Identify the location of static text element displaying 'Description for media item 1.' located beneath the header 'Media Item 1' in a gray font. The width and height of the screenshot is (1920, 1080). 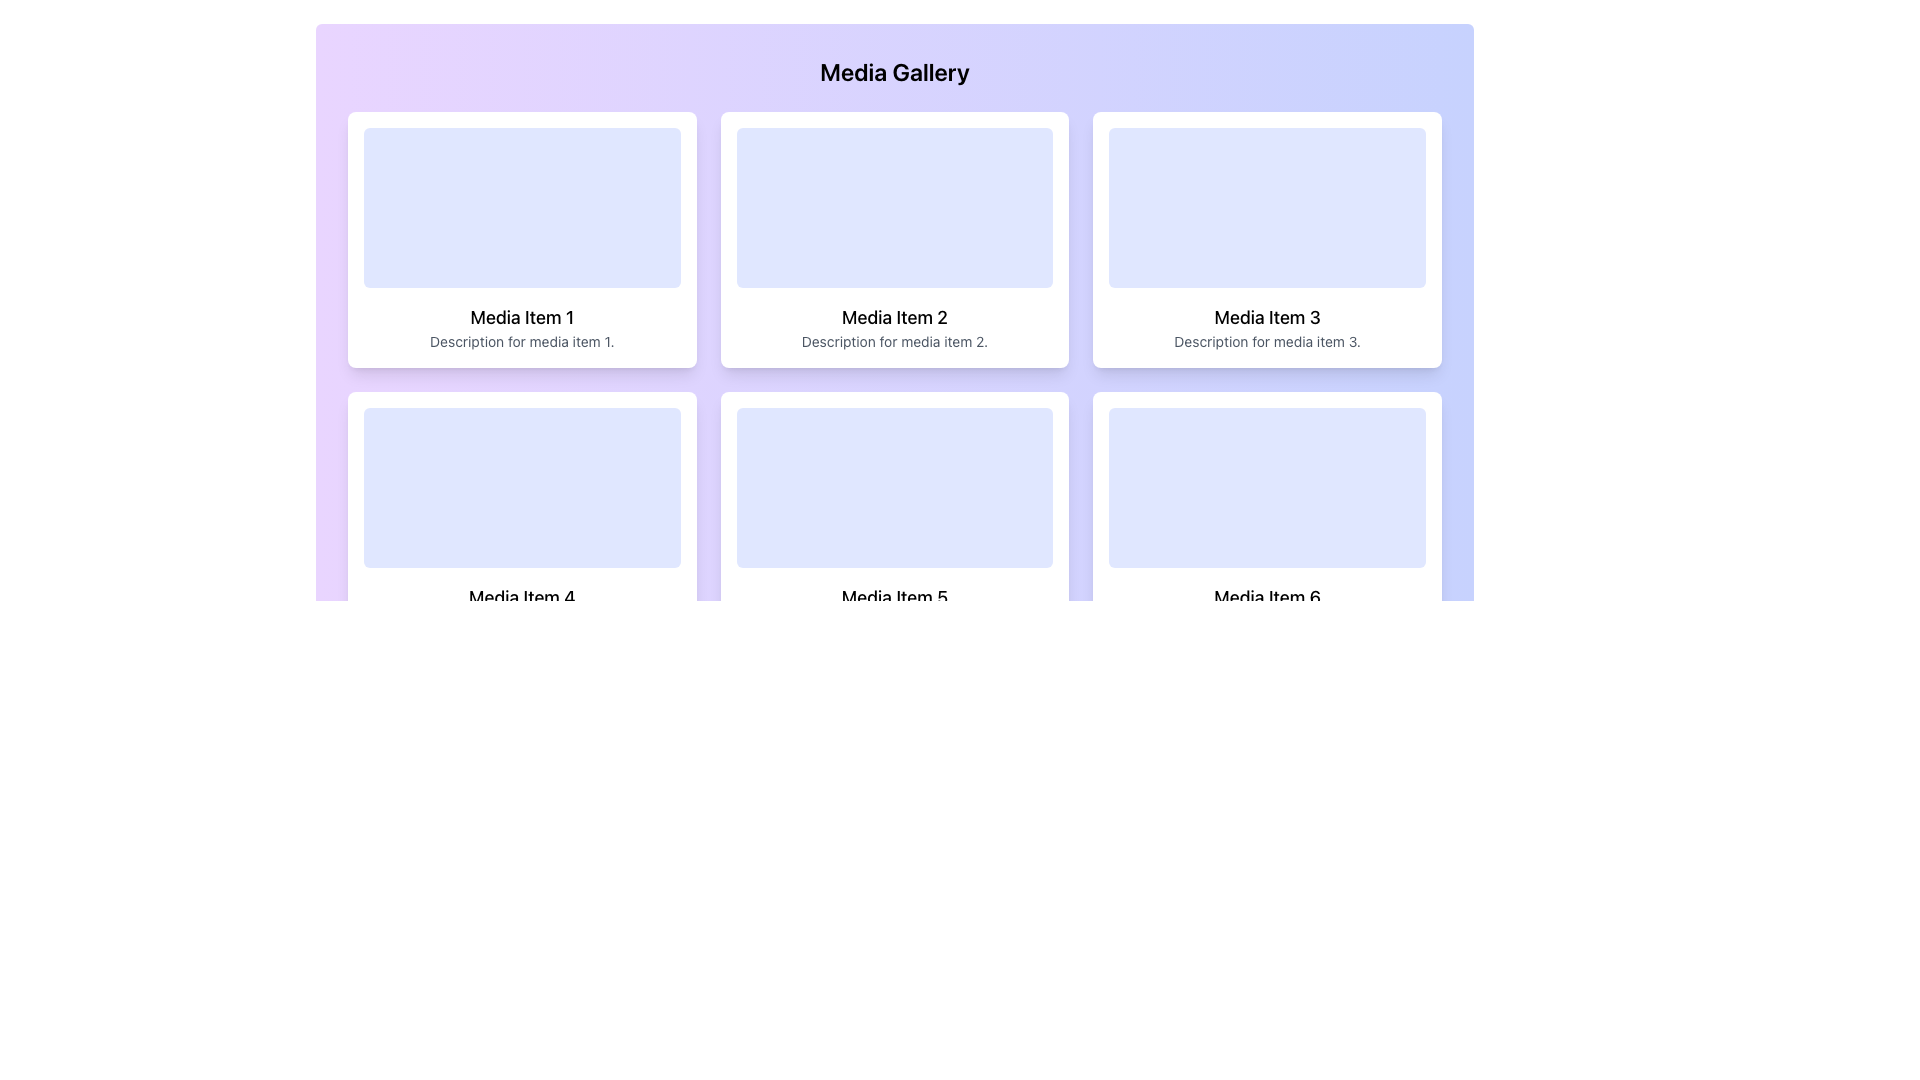
(522, 341).